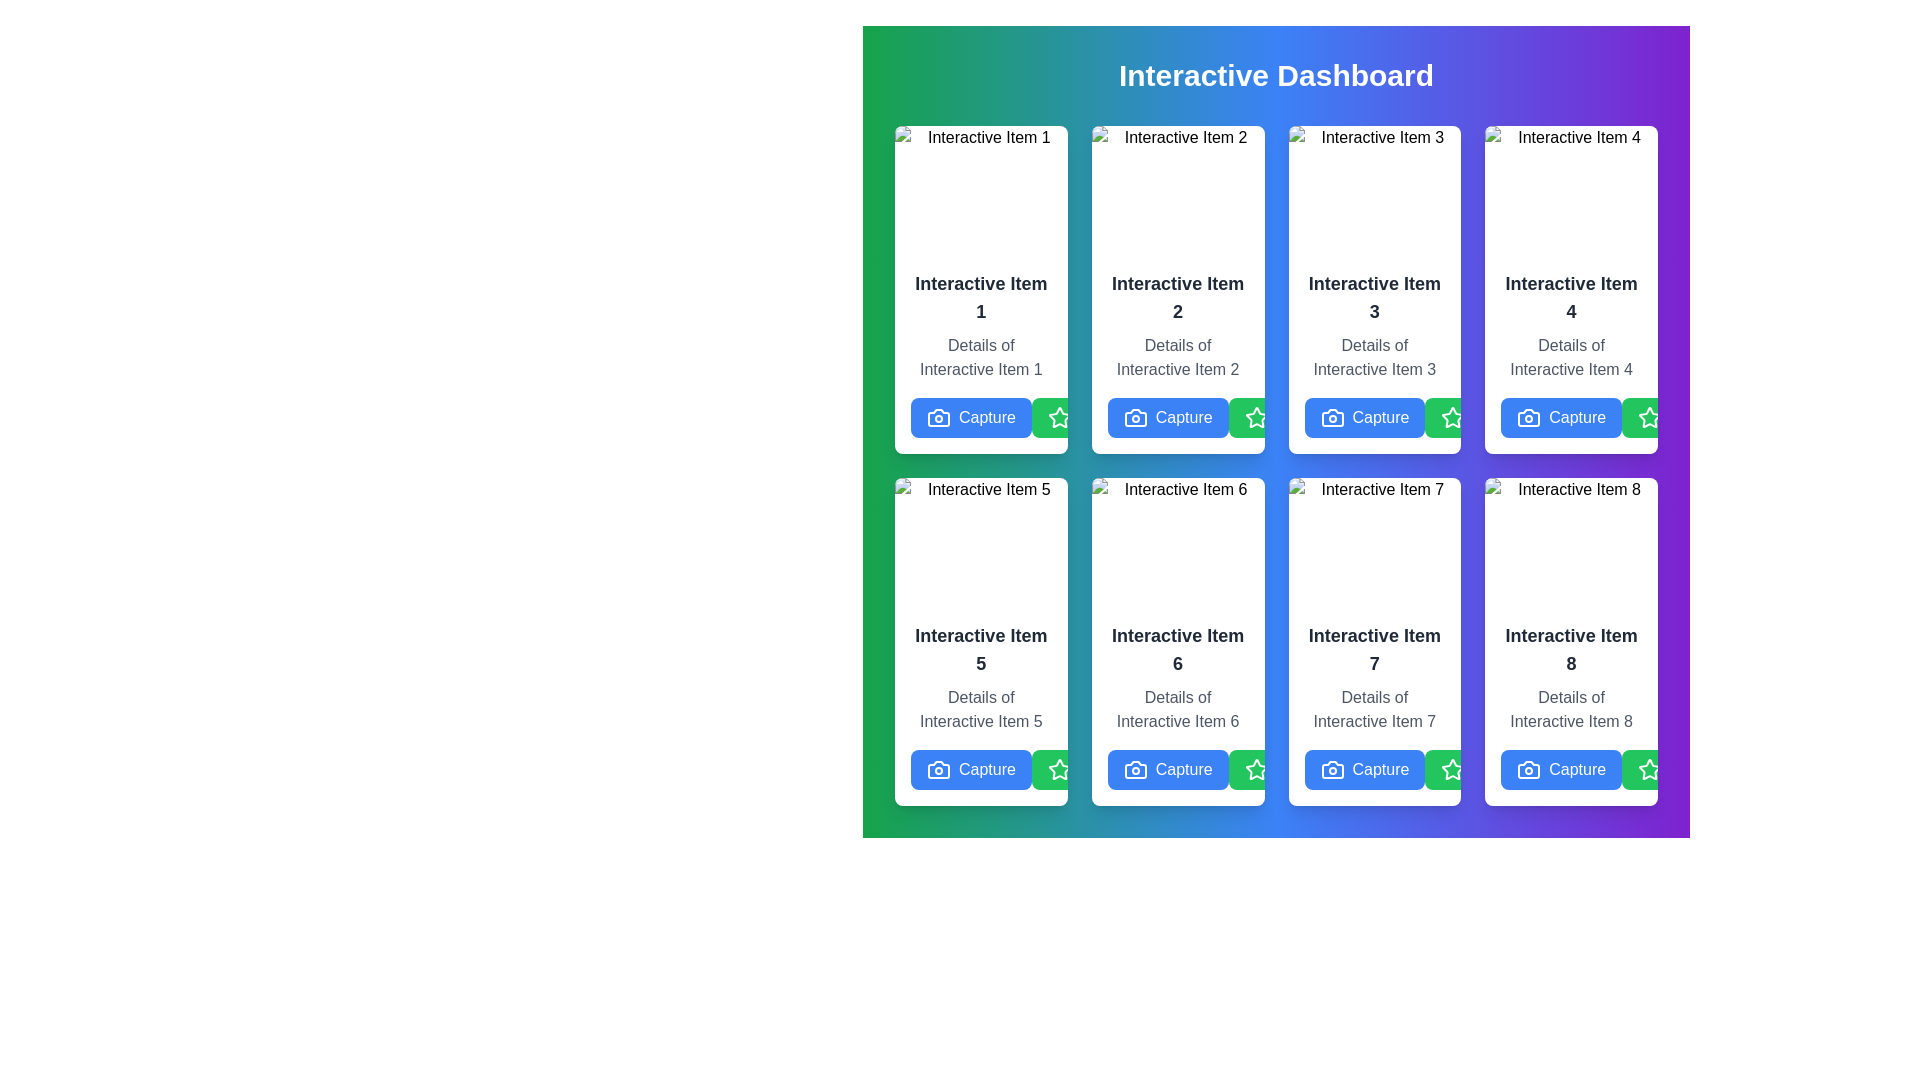 The height and width of the screenshot is (1080, 1920). I want to click on the heart icon located at the bottom-right corner of the 'Interactive Item 6' card, so click(1181, 769).